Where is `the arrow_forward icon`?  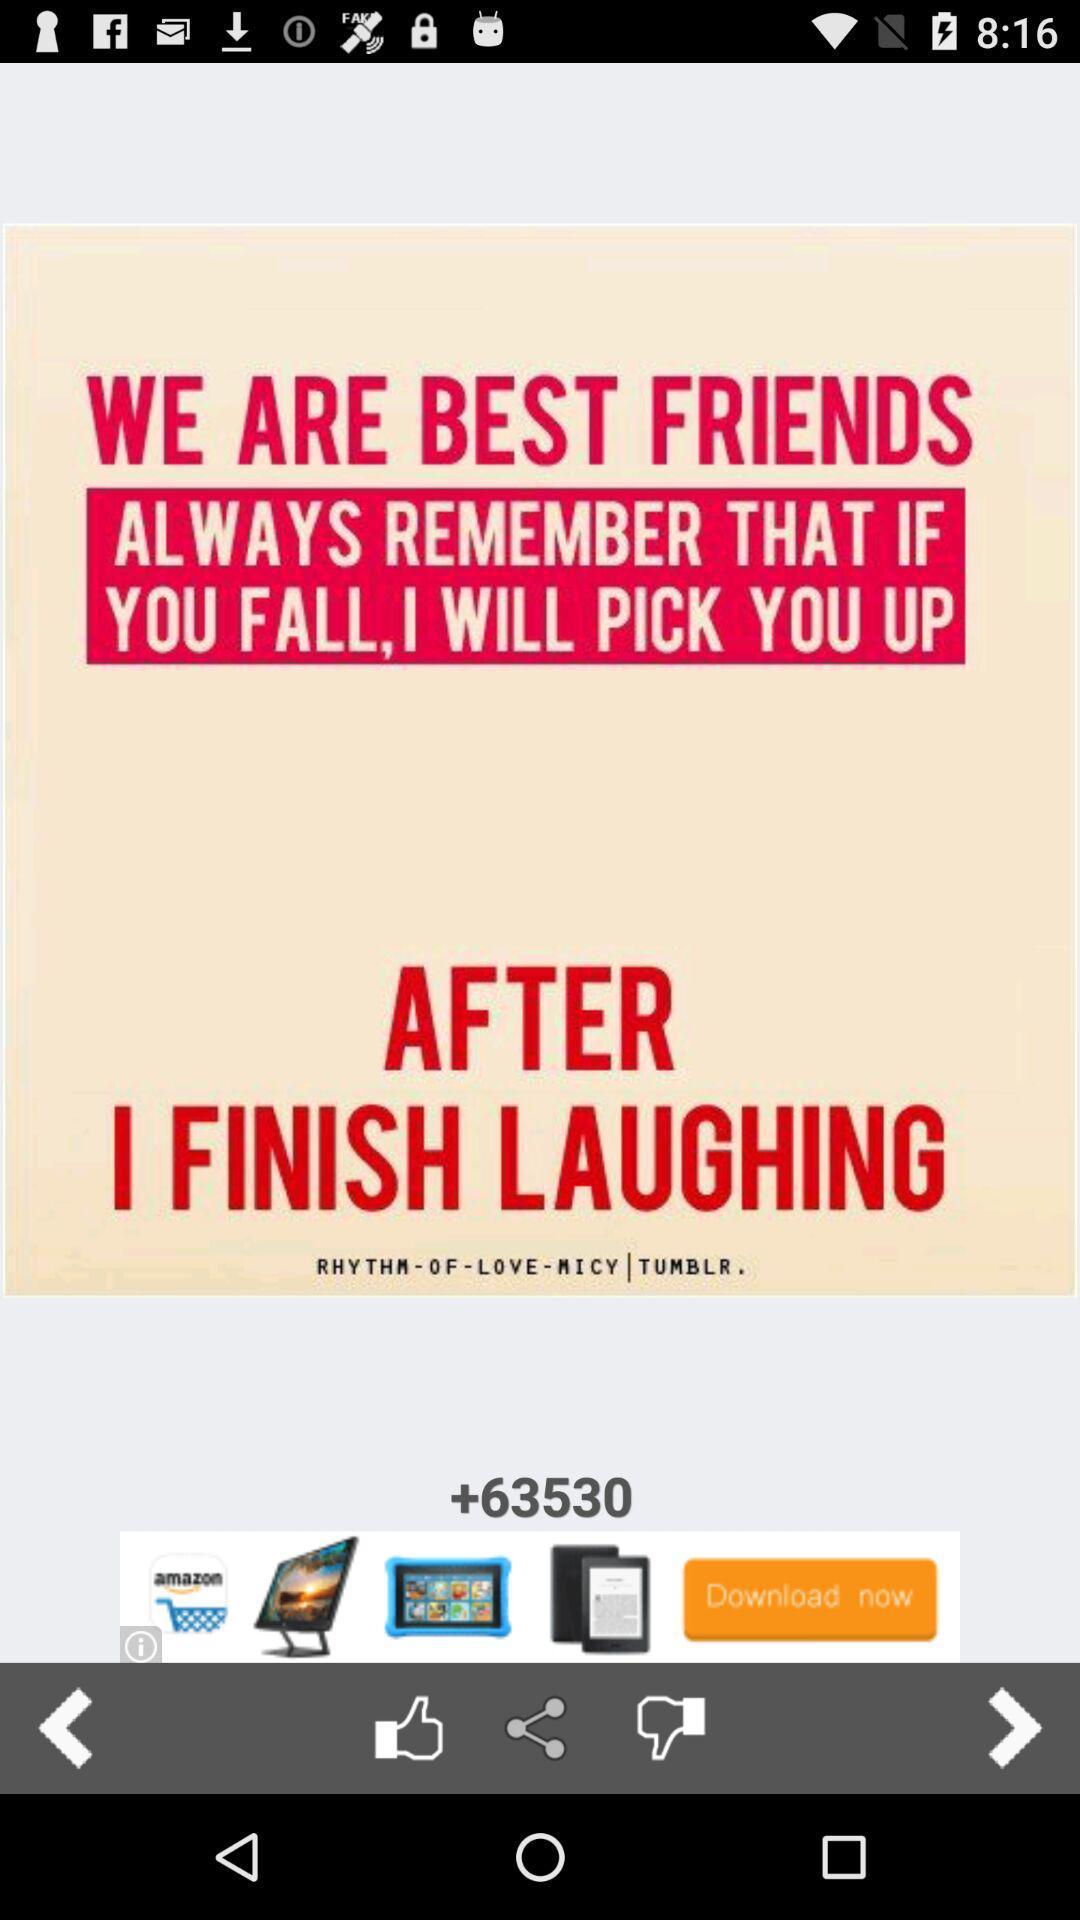
the arrow_forward icon is located at coordinates (1014, 1848).